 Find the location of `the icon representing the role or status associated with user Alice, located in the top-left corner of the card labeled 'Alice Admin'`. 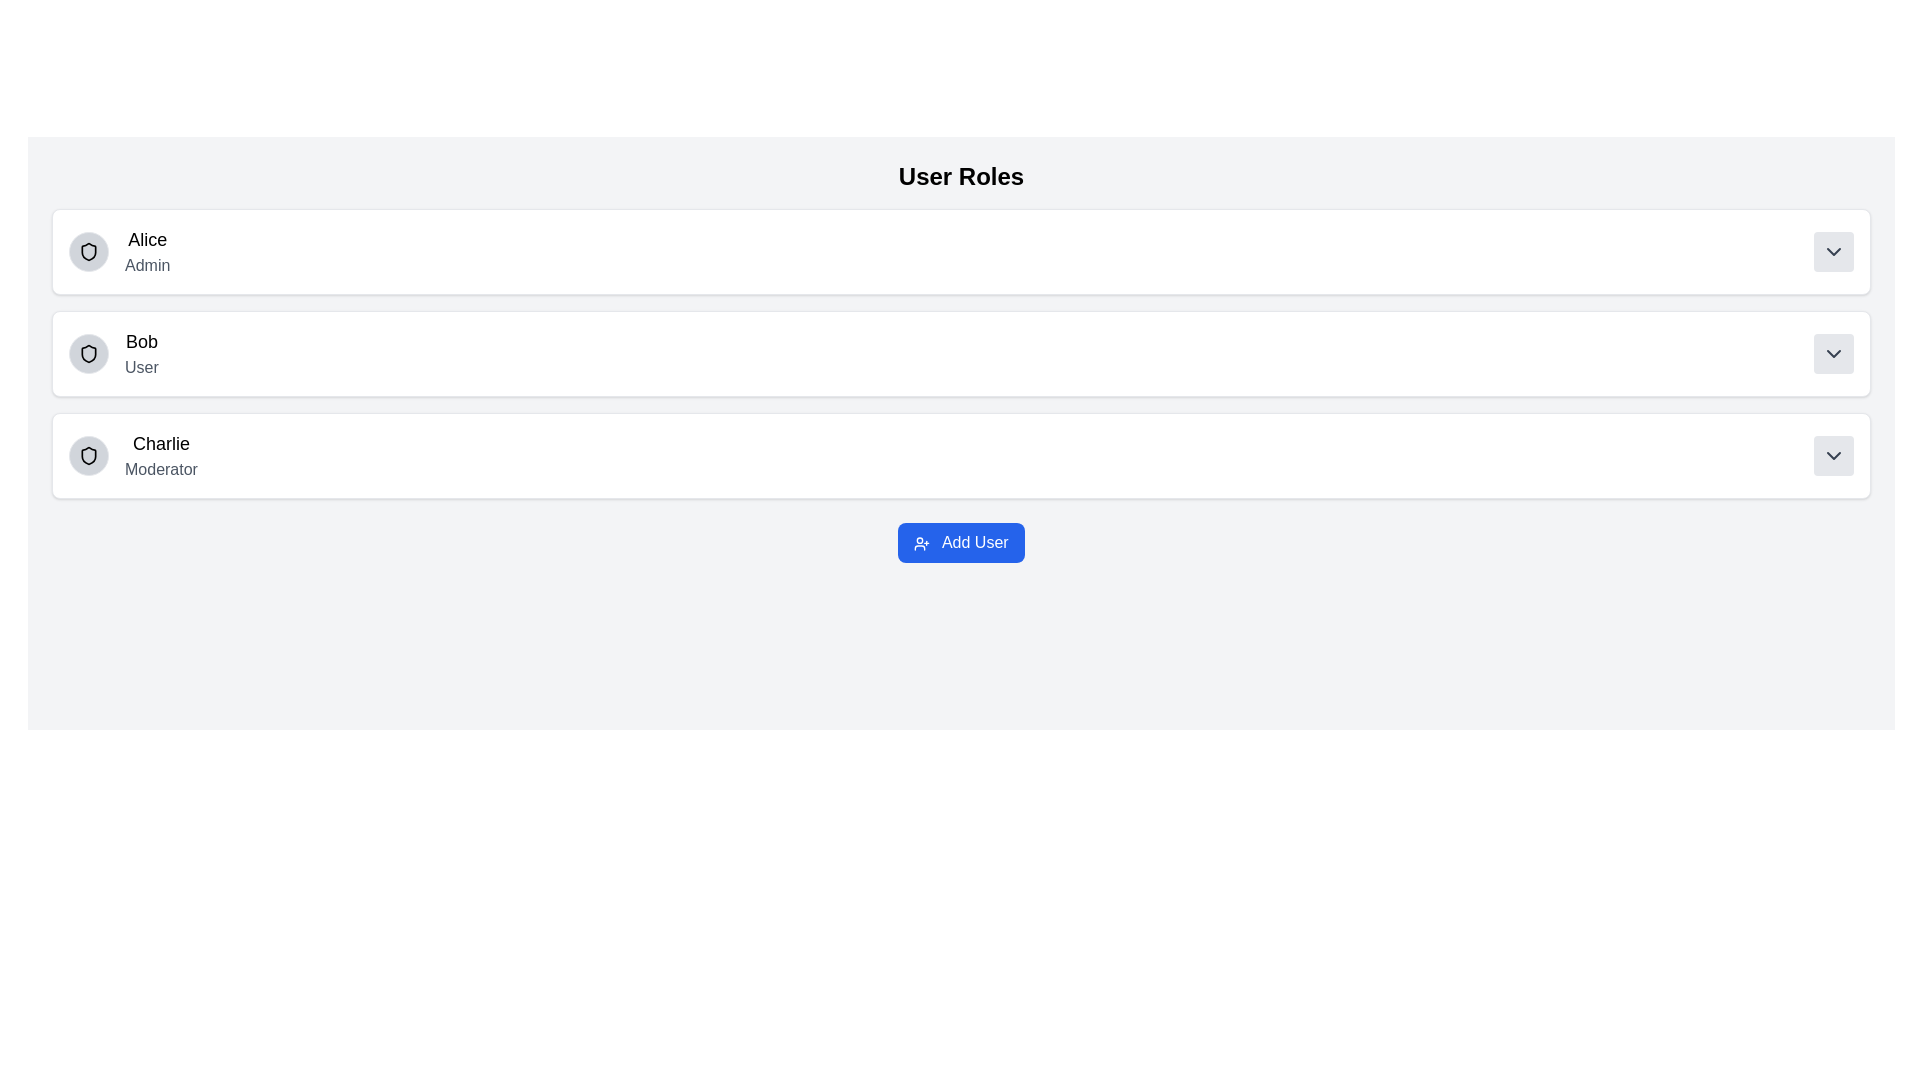

the icon representing the role or status associated with user Alice, located in the top-left corner of the card labeled 'Alice Admin' is located at coordinates (88, 250).